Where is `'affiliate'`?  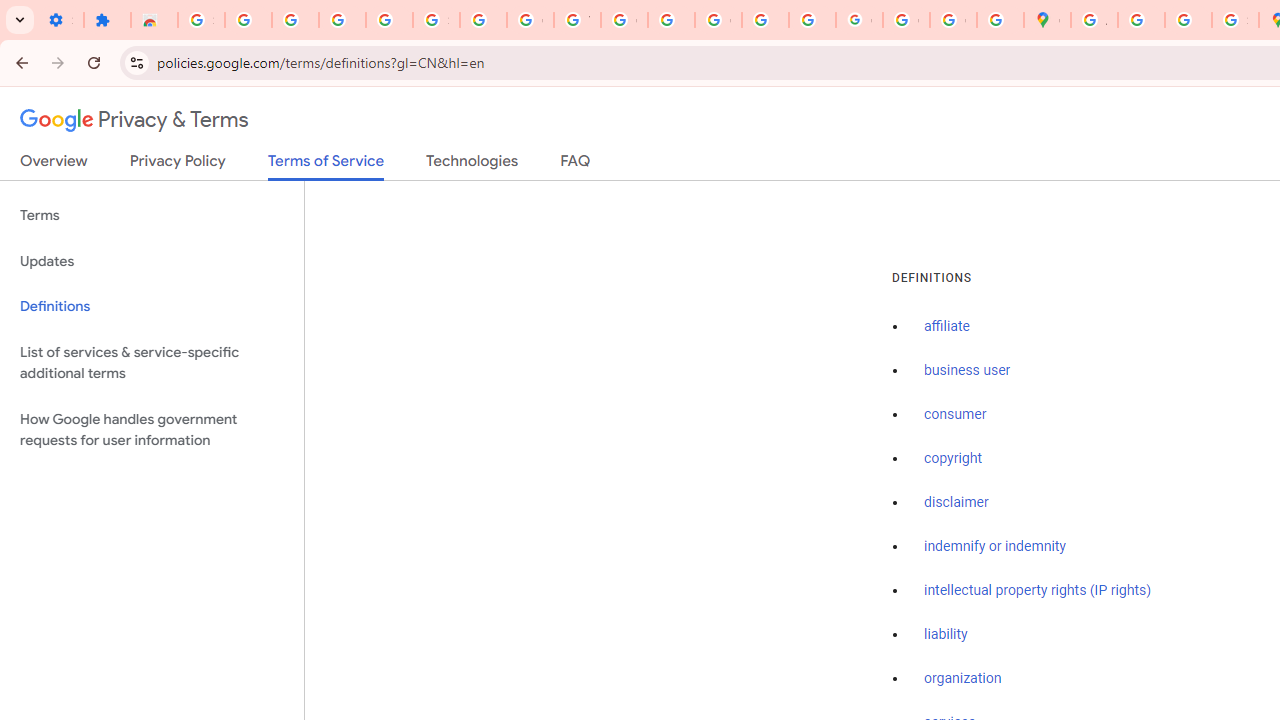 'affiliate' is located at coordinates (946, 326).